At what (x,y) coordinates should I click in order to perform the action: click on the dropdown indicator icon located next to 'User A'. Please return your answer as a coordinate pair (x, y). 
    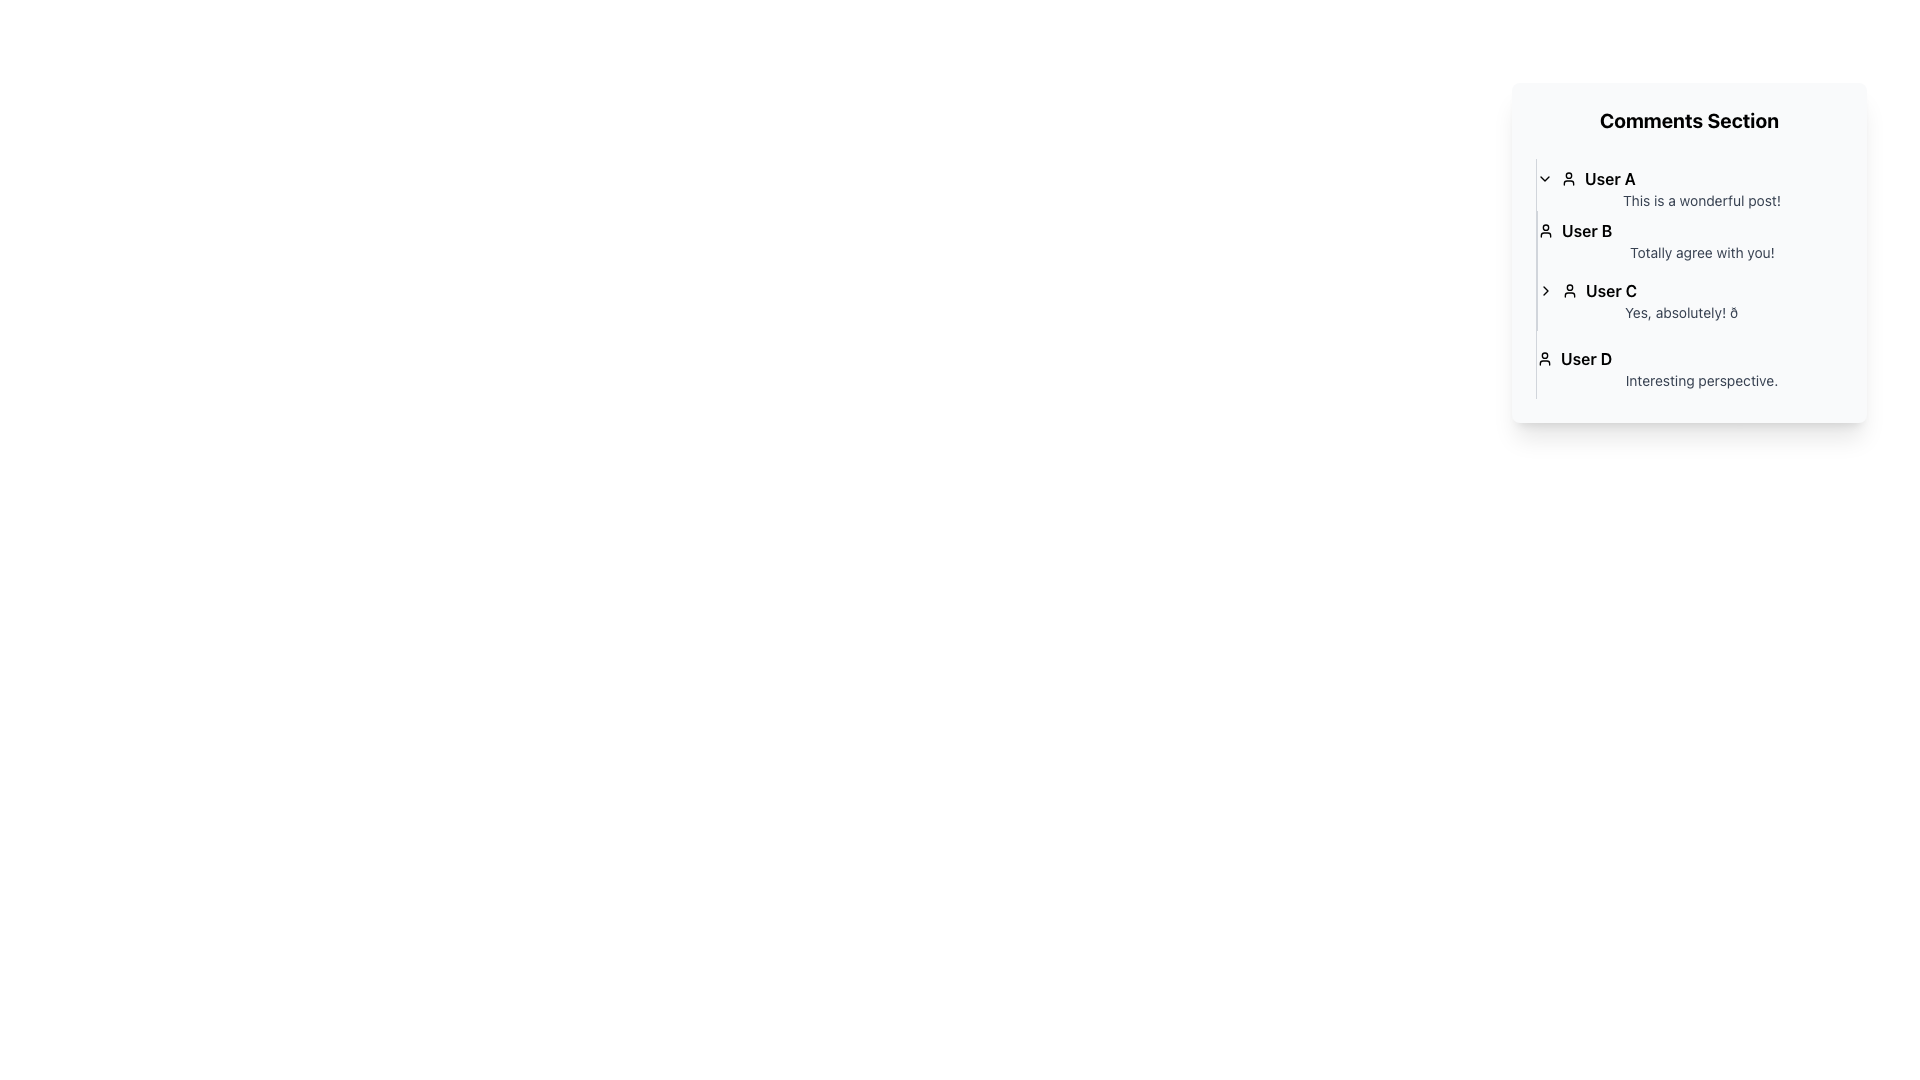
    Looking at the image, I should click on (1544, 177).